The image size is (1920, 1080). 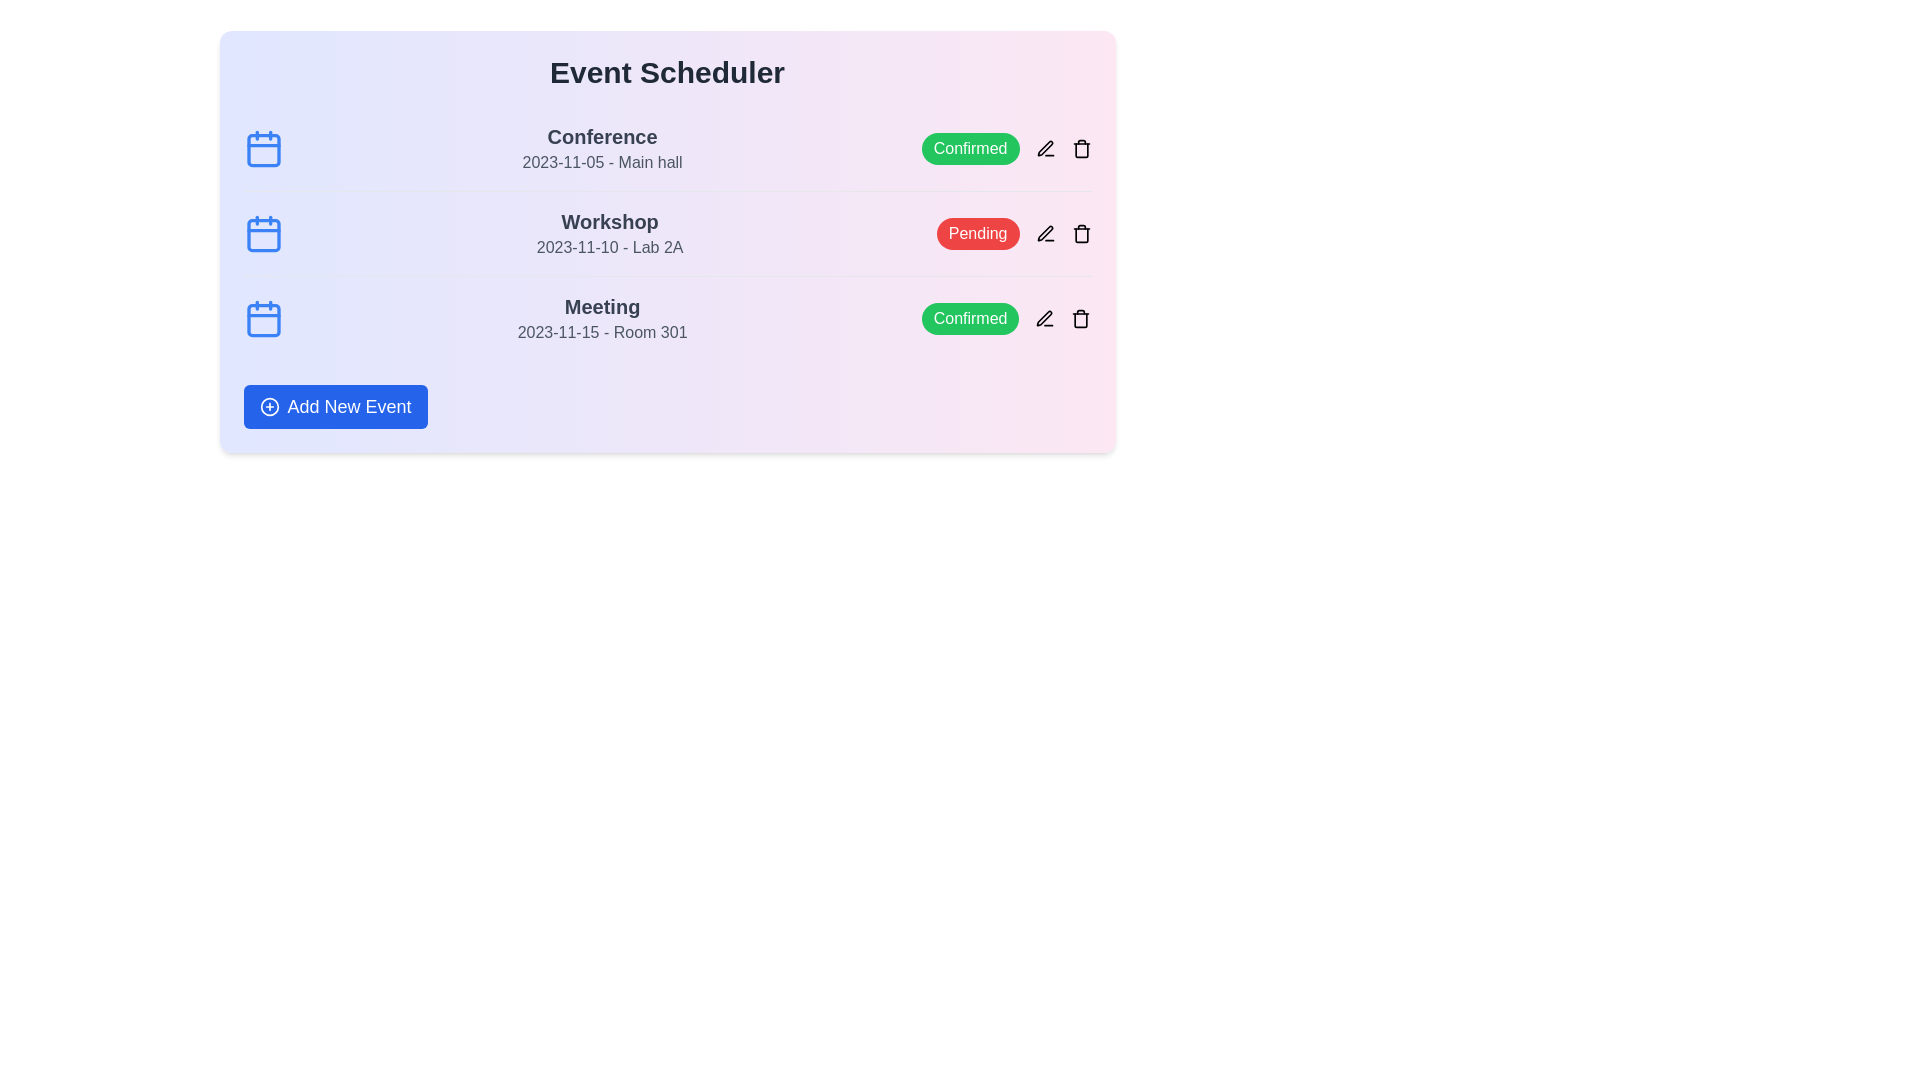 I want to click on the Status Label indicating the confirmed status of the 'Meeting' event located in the third row of the event list, so click(x=970, y=318).